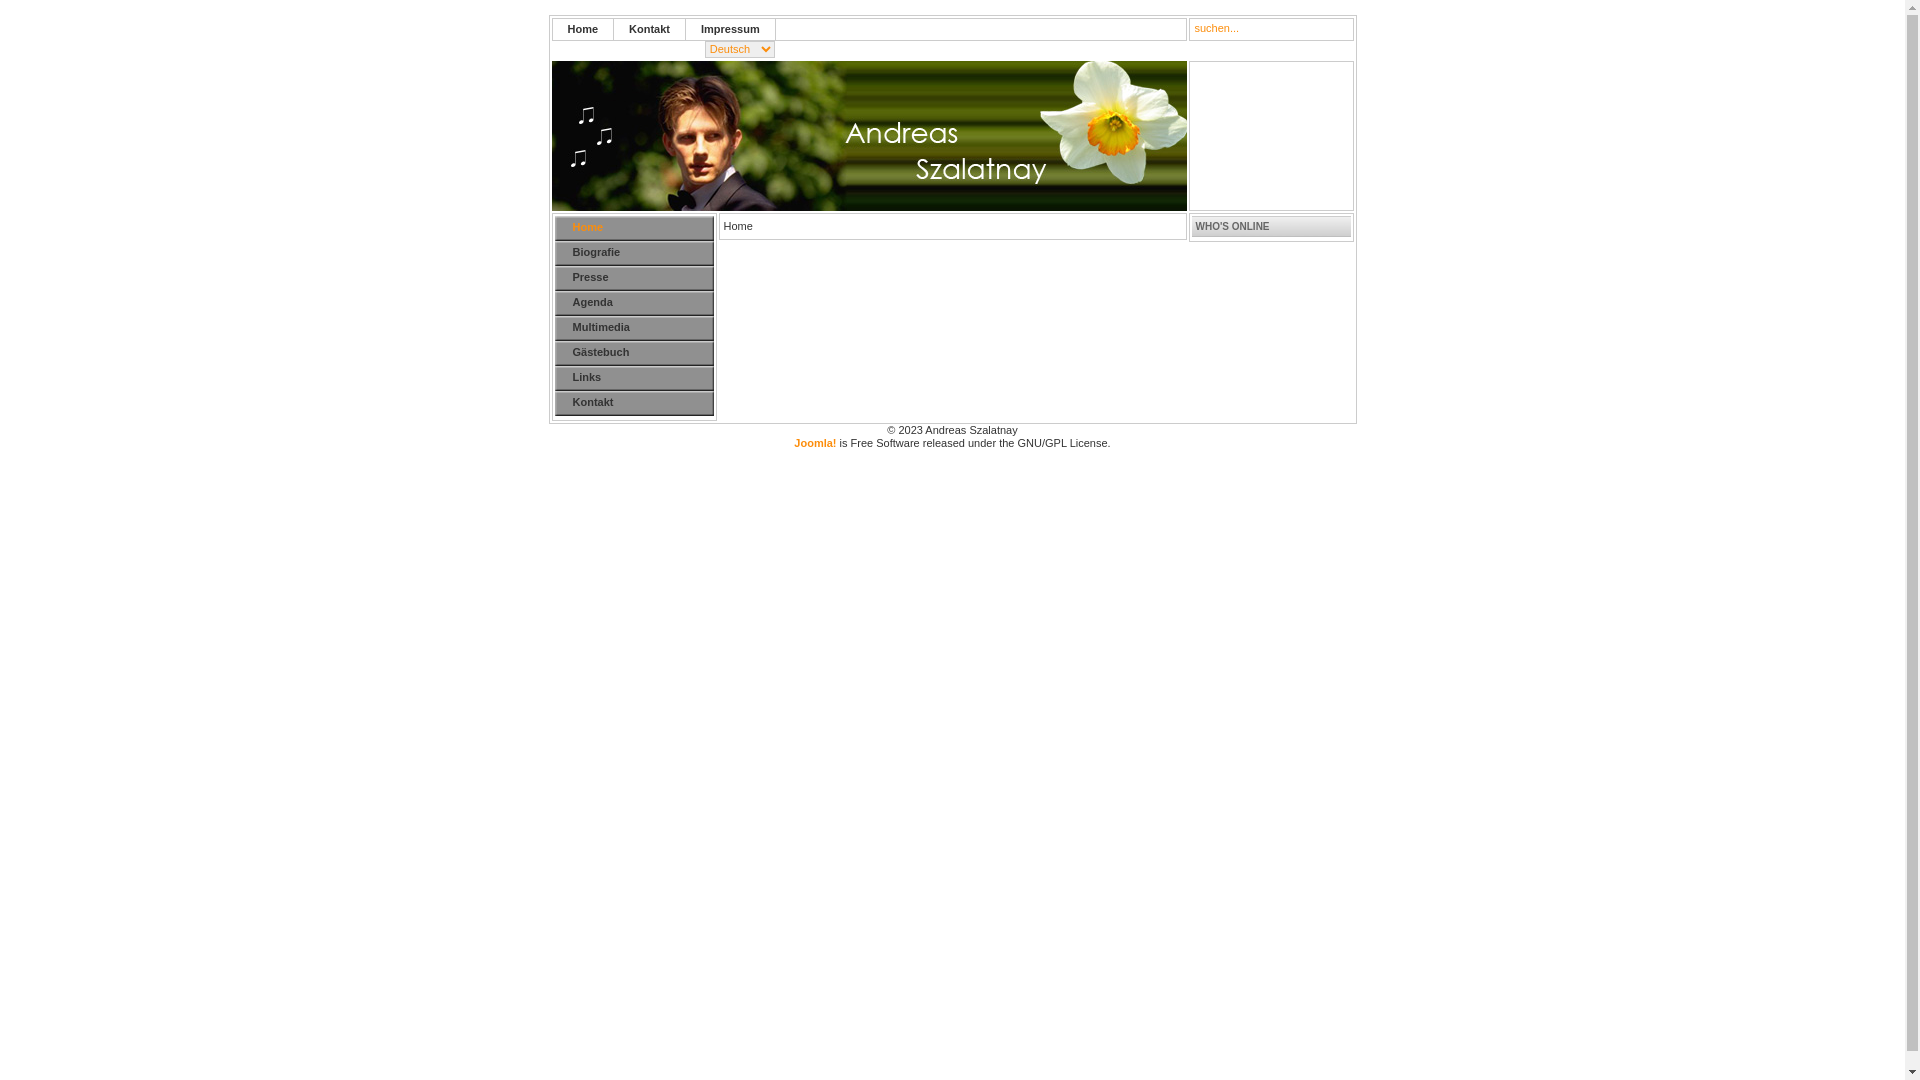 This screenshot has width=1920, height=1080. Describe the element at coordinates (815, 442) in the screenshot. I see `'Joomla!'` at that location.